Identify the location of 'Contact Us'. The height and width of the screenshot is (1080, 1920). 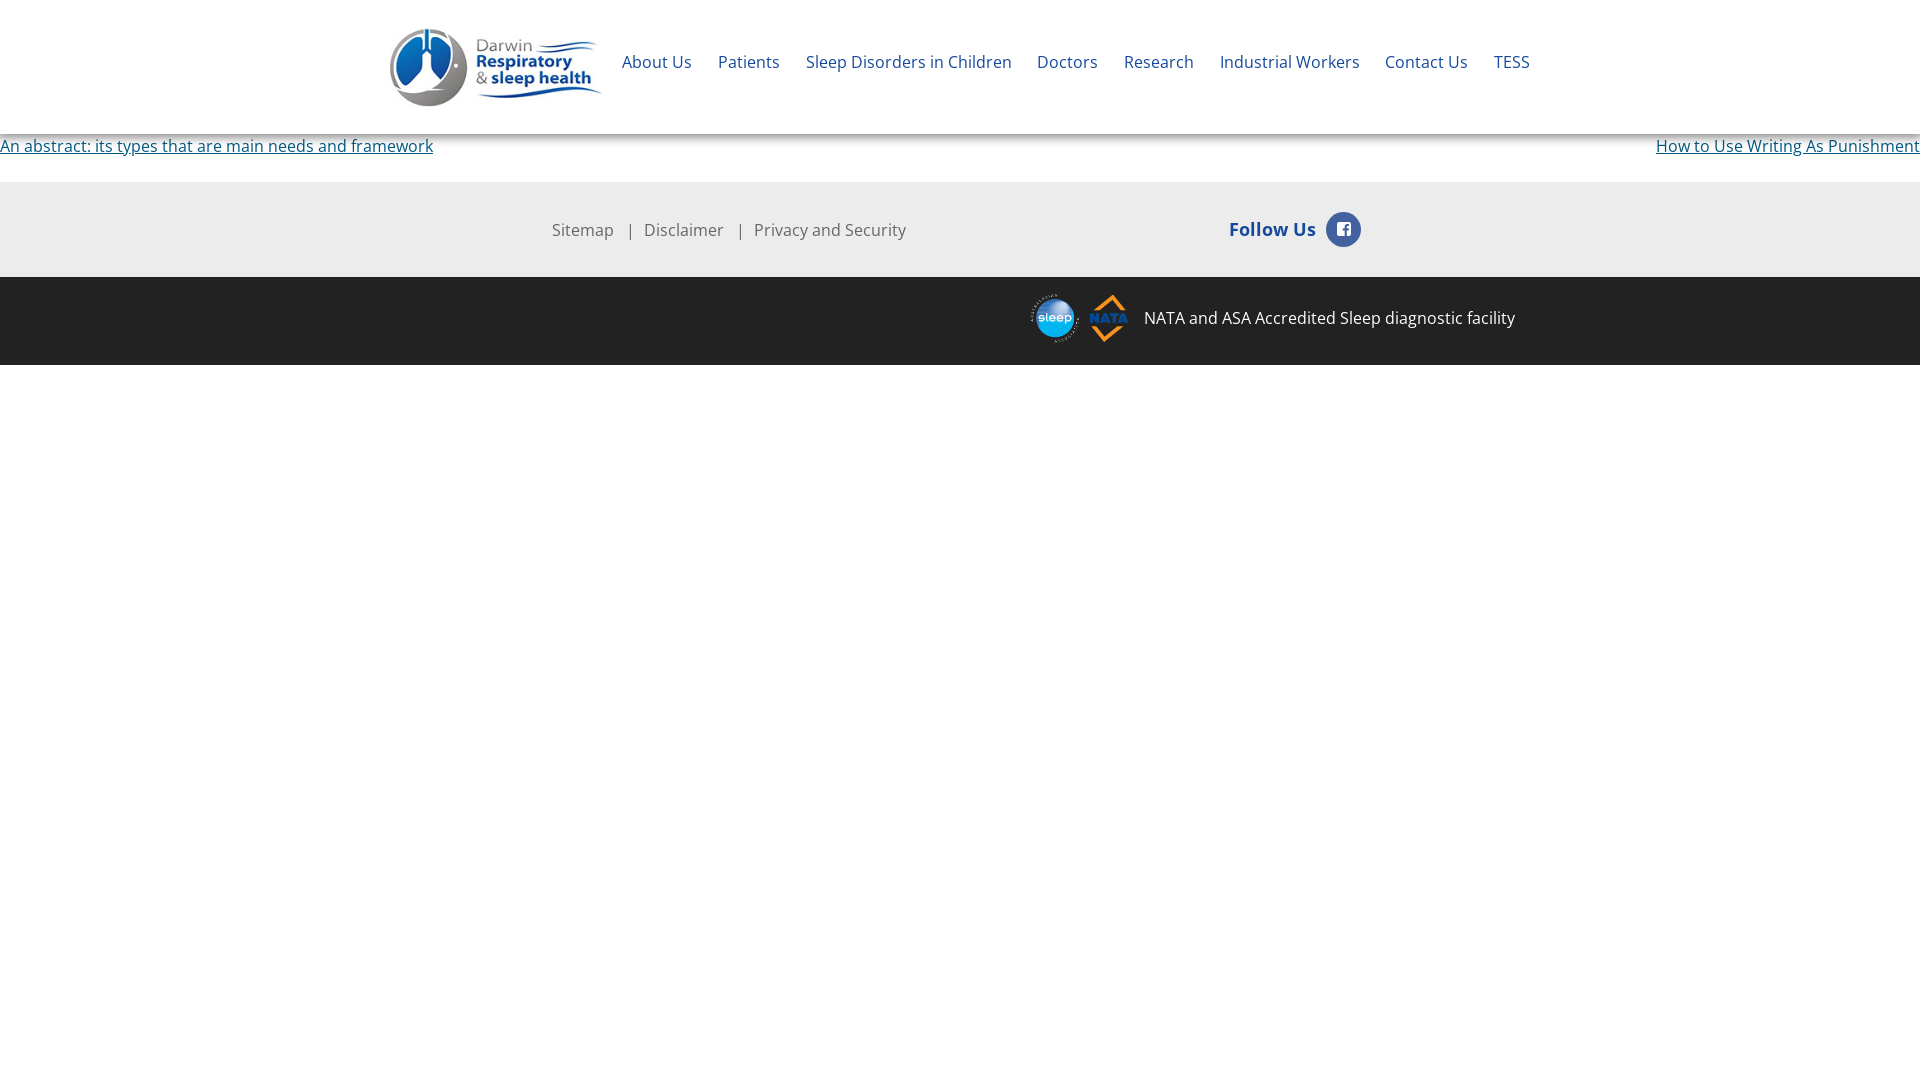
(1425, 65).